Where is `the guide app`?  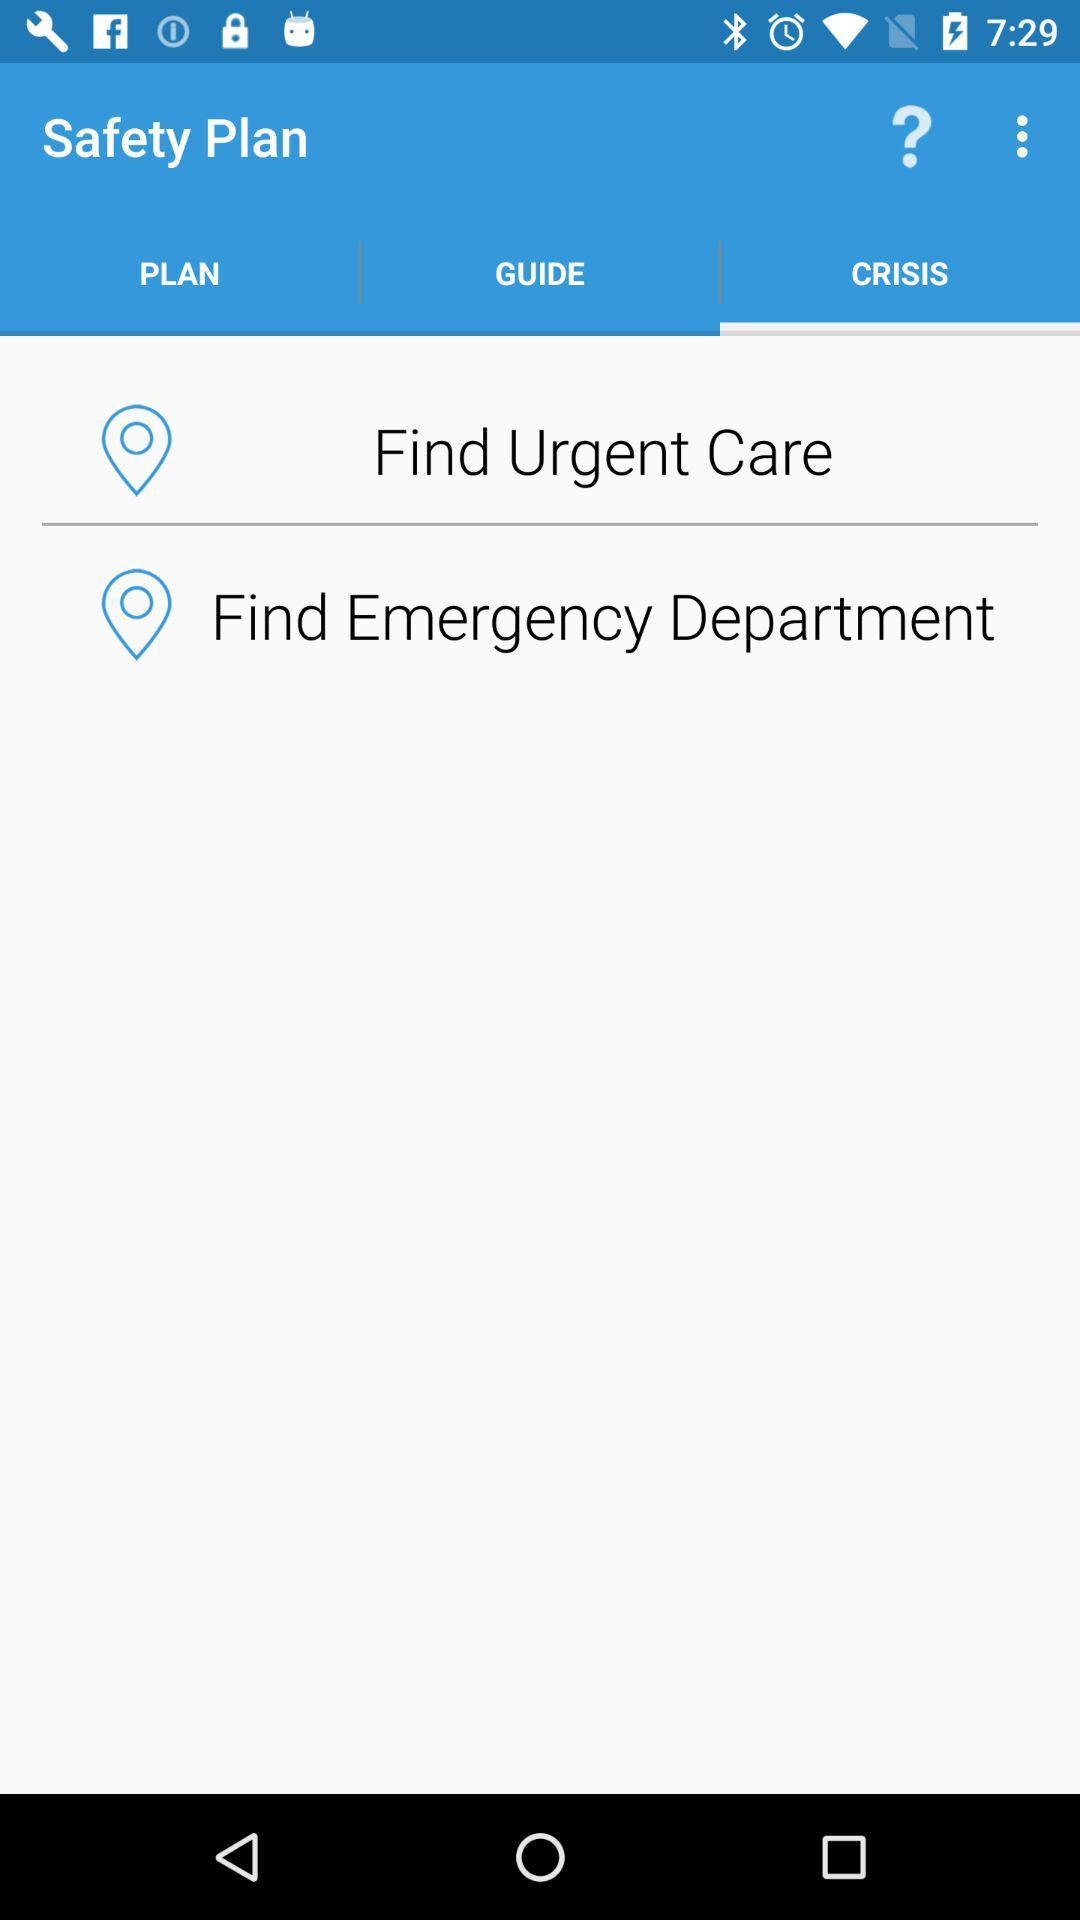
the guide app is located at coordinates (540, 272).